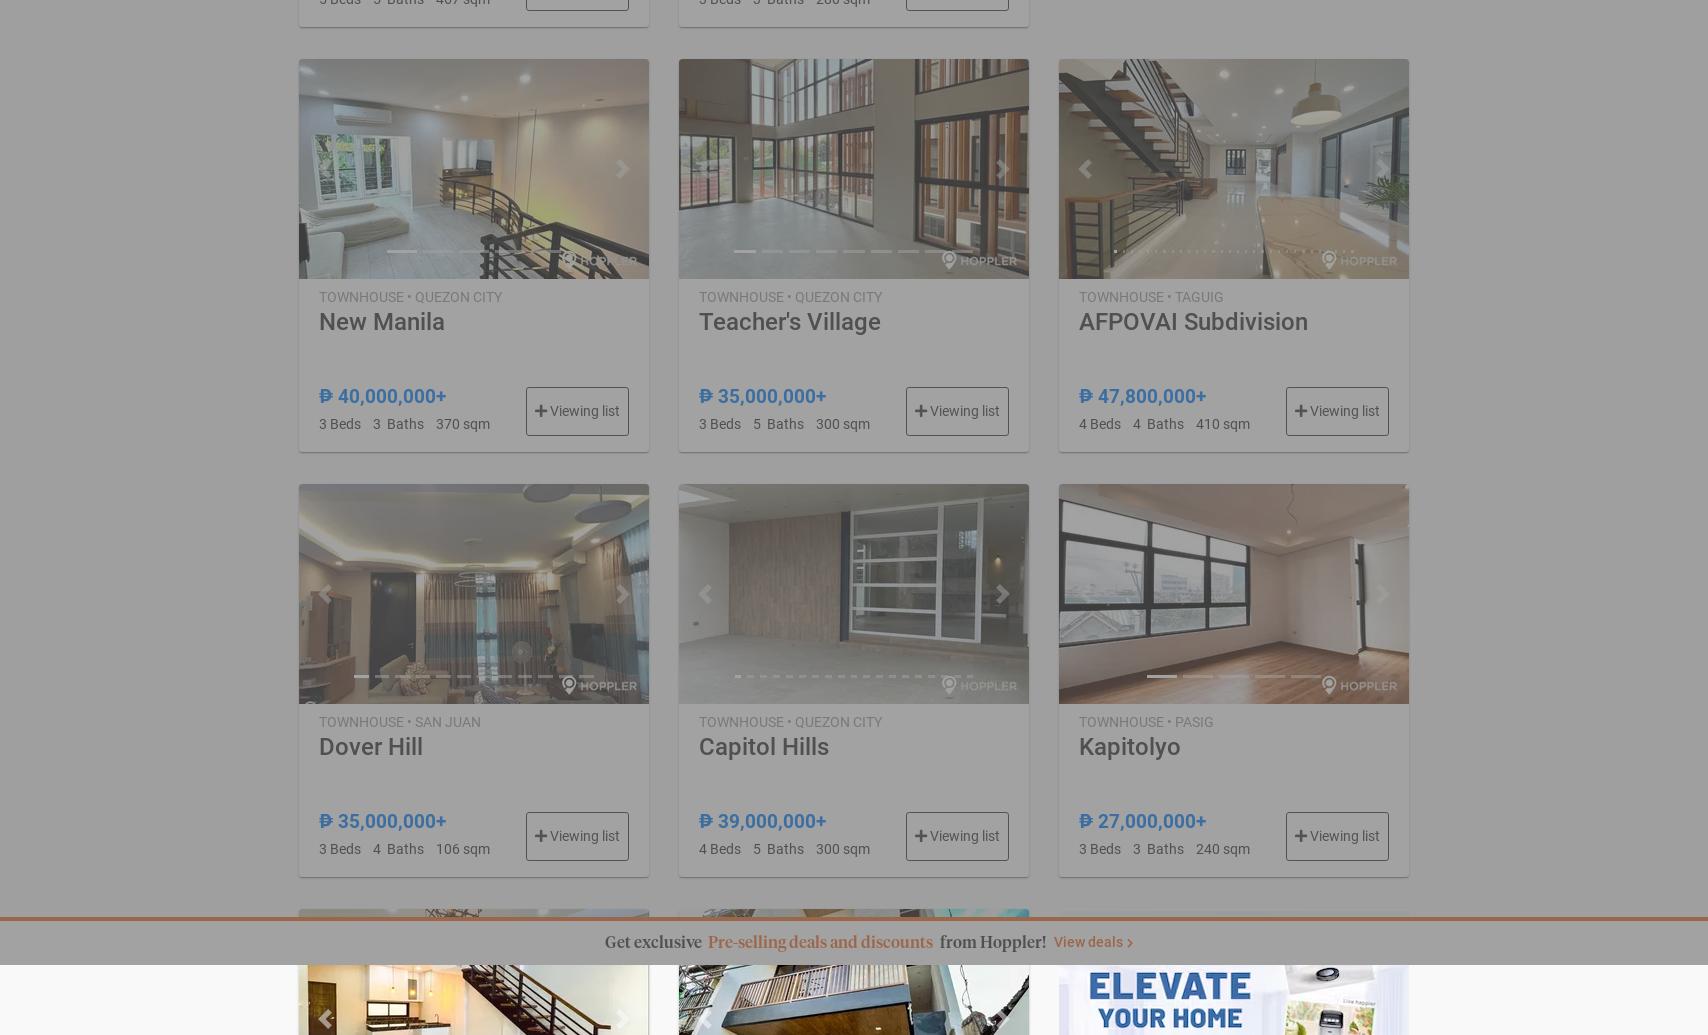  Describe the element at coordinates (319, 719) in the screenshot. I see `'Townhouse • San Juan'` at that location.